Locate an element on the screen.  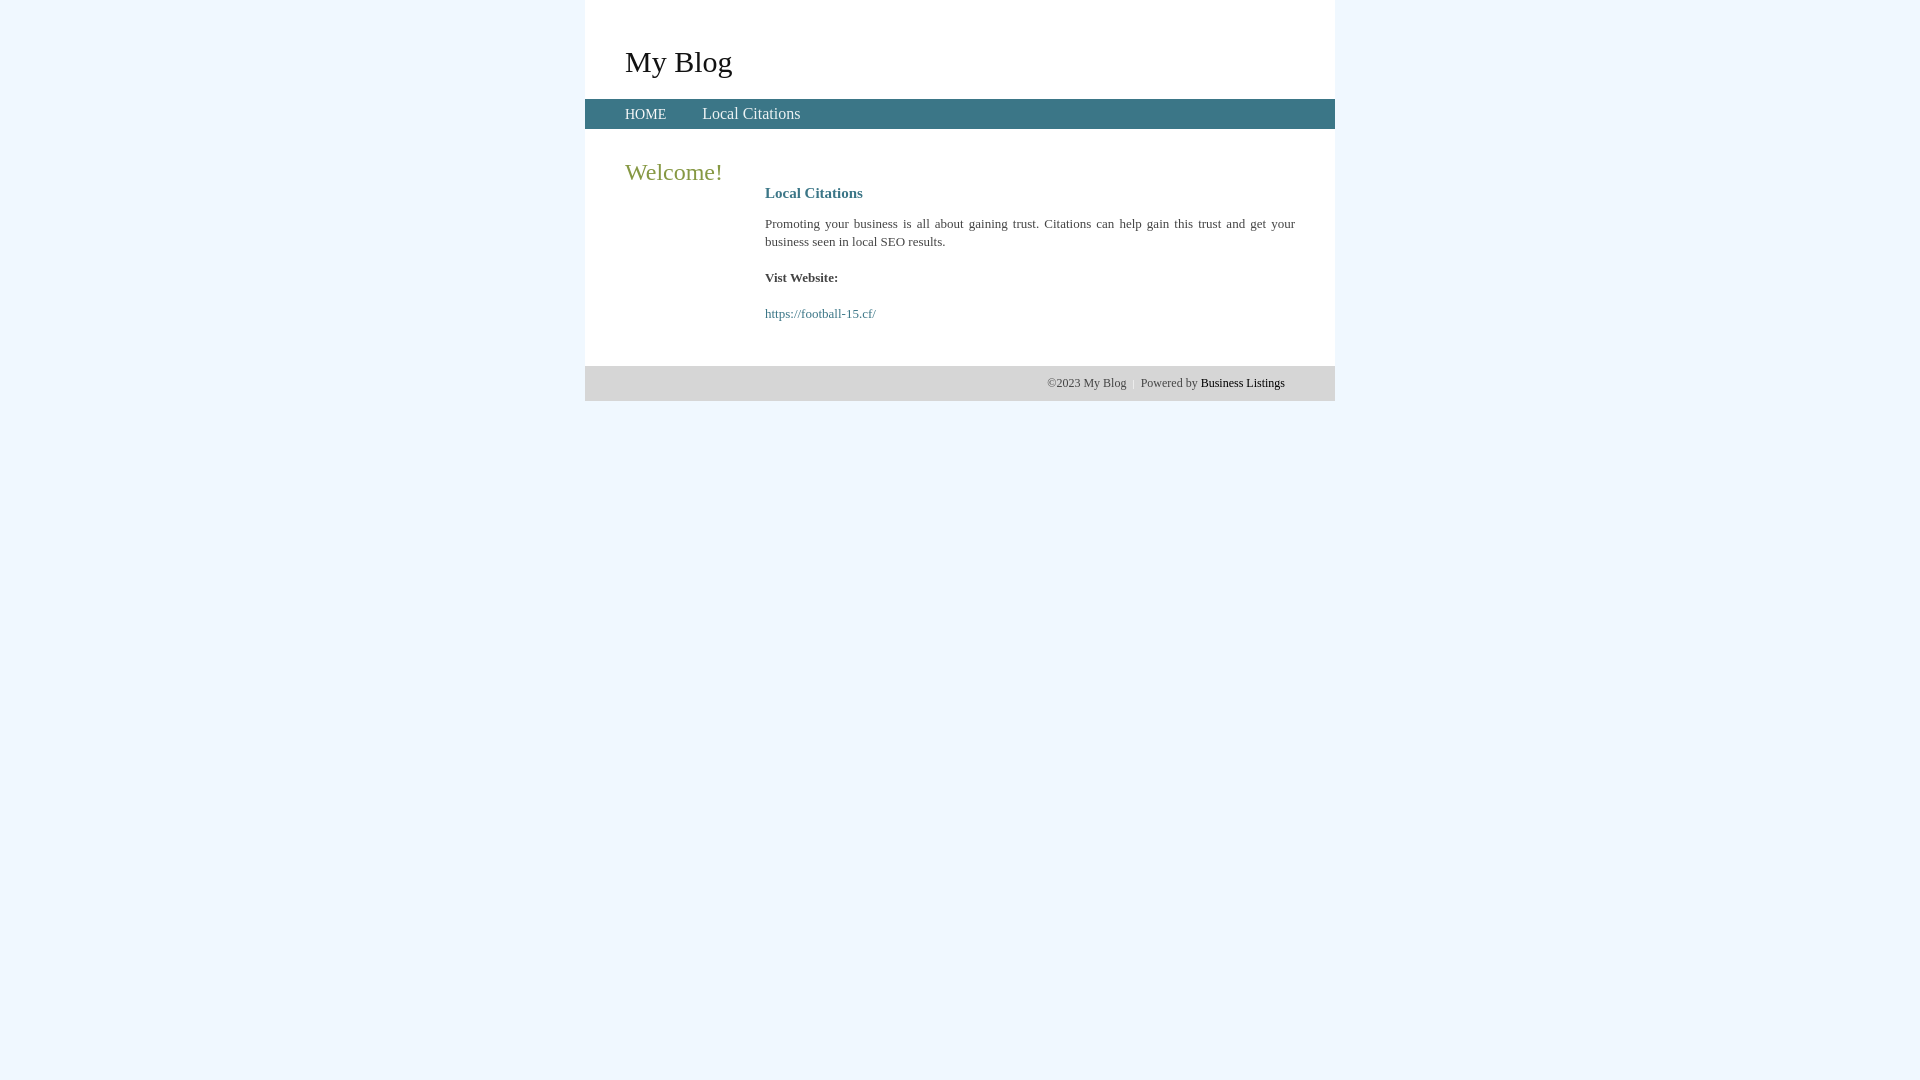
'https://football-15.cf/' is located at coordinates (820, 313).